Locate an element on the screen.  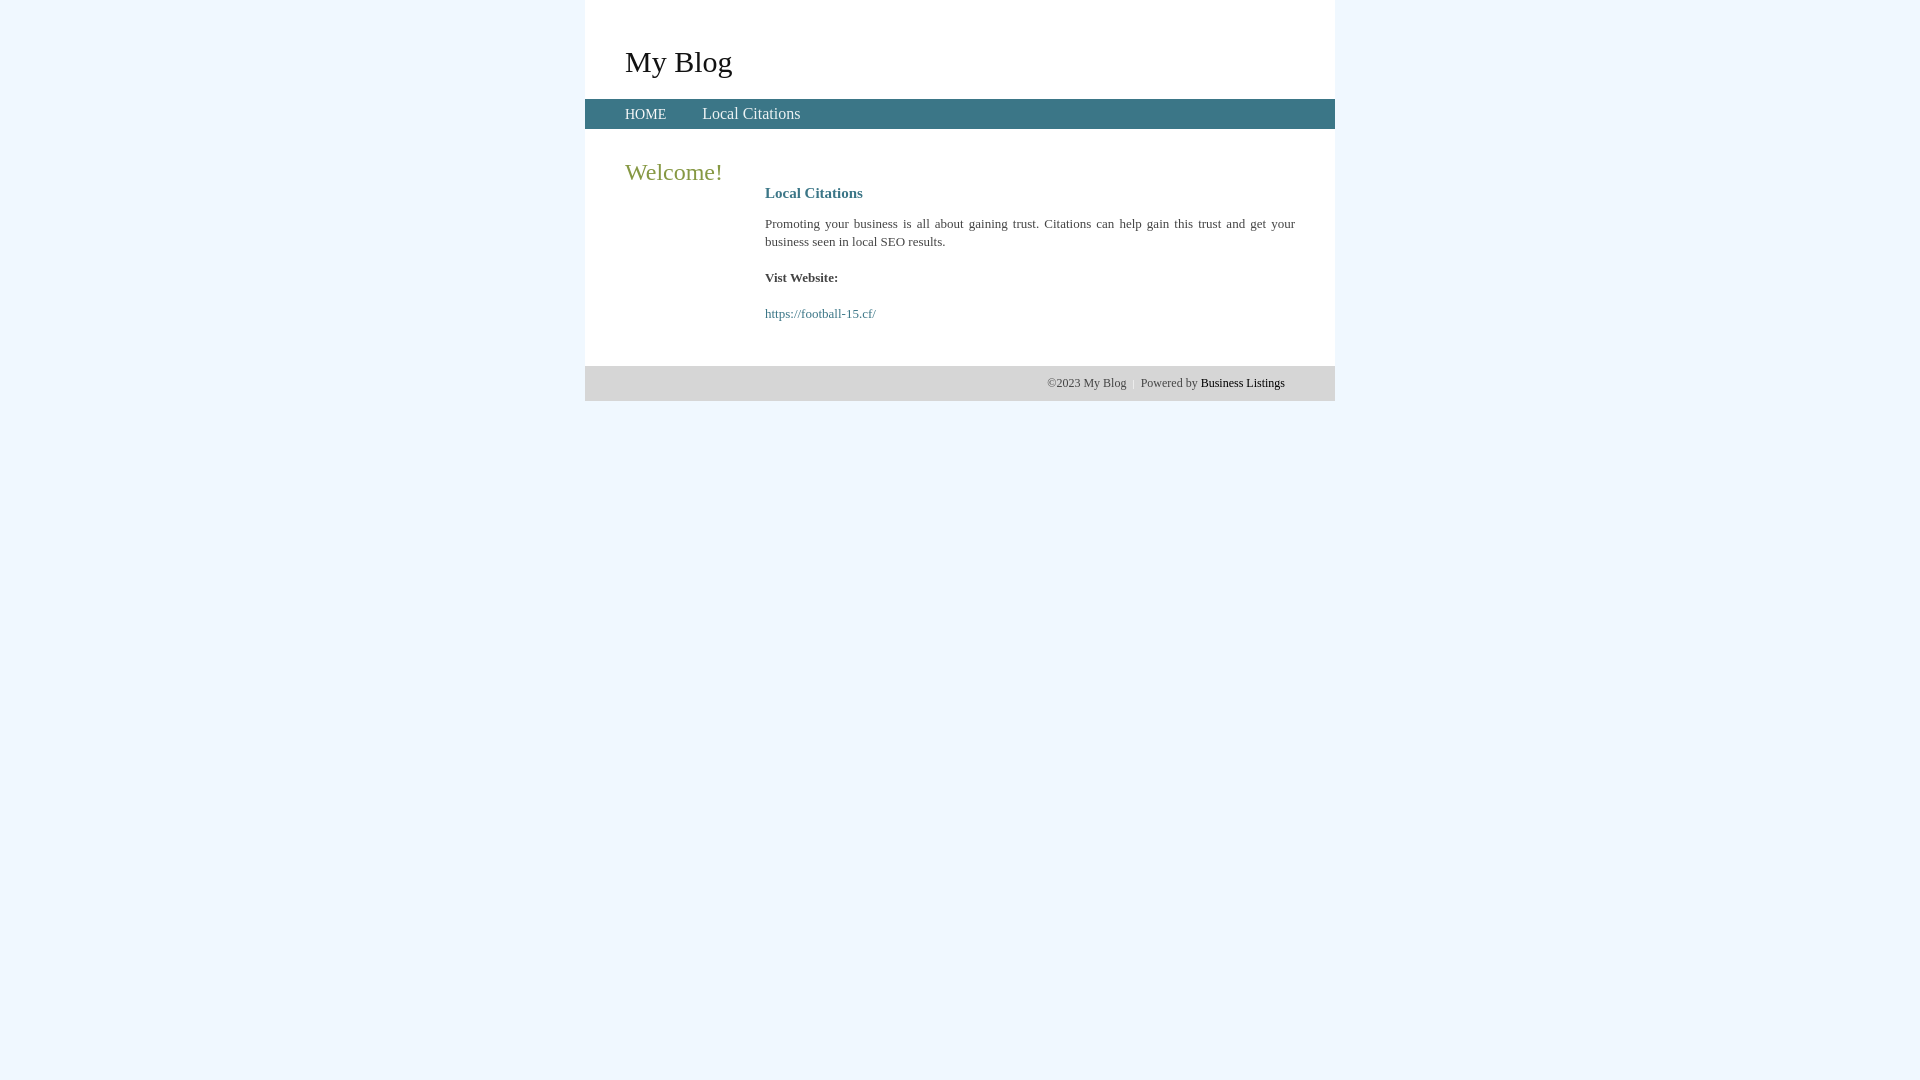
'https://football-15.cf/' is located at coordinates (820, 313).